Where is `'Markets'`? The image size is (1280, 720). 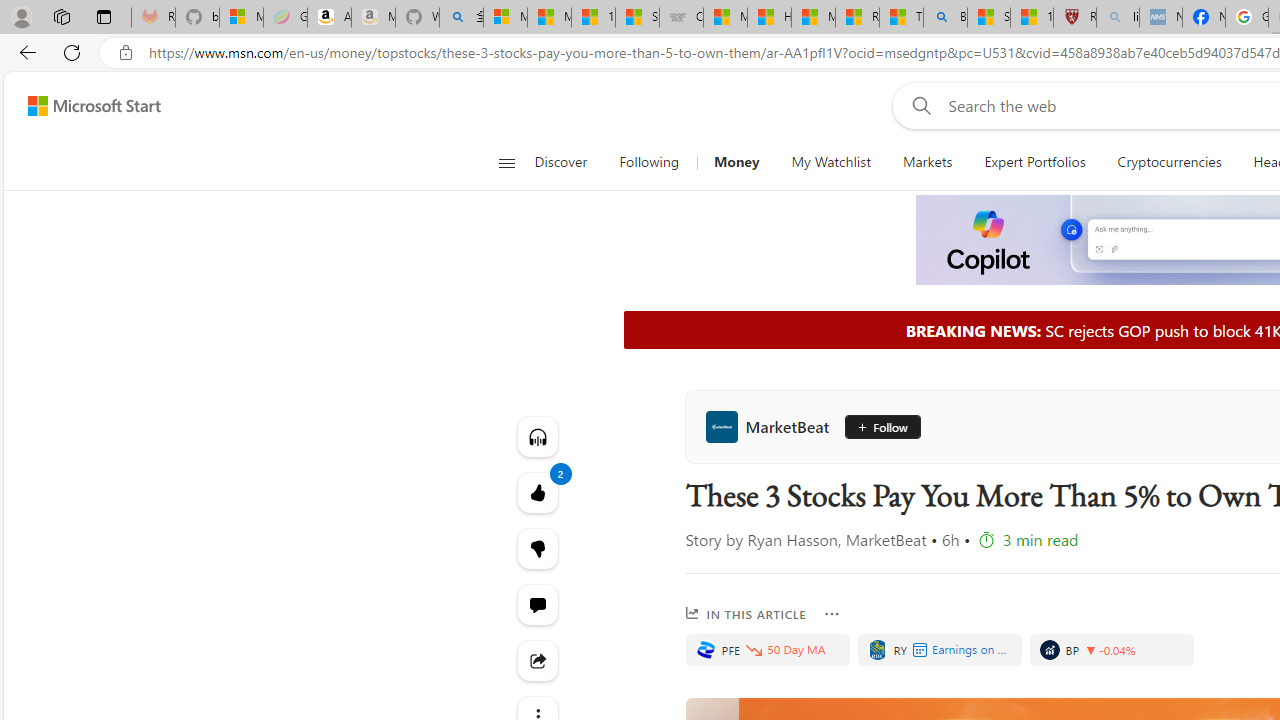 'Markets' is located at coordinates (927, 162).